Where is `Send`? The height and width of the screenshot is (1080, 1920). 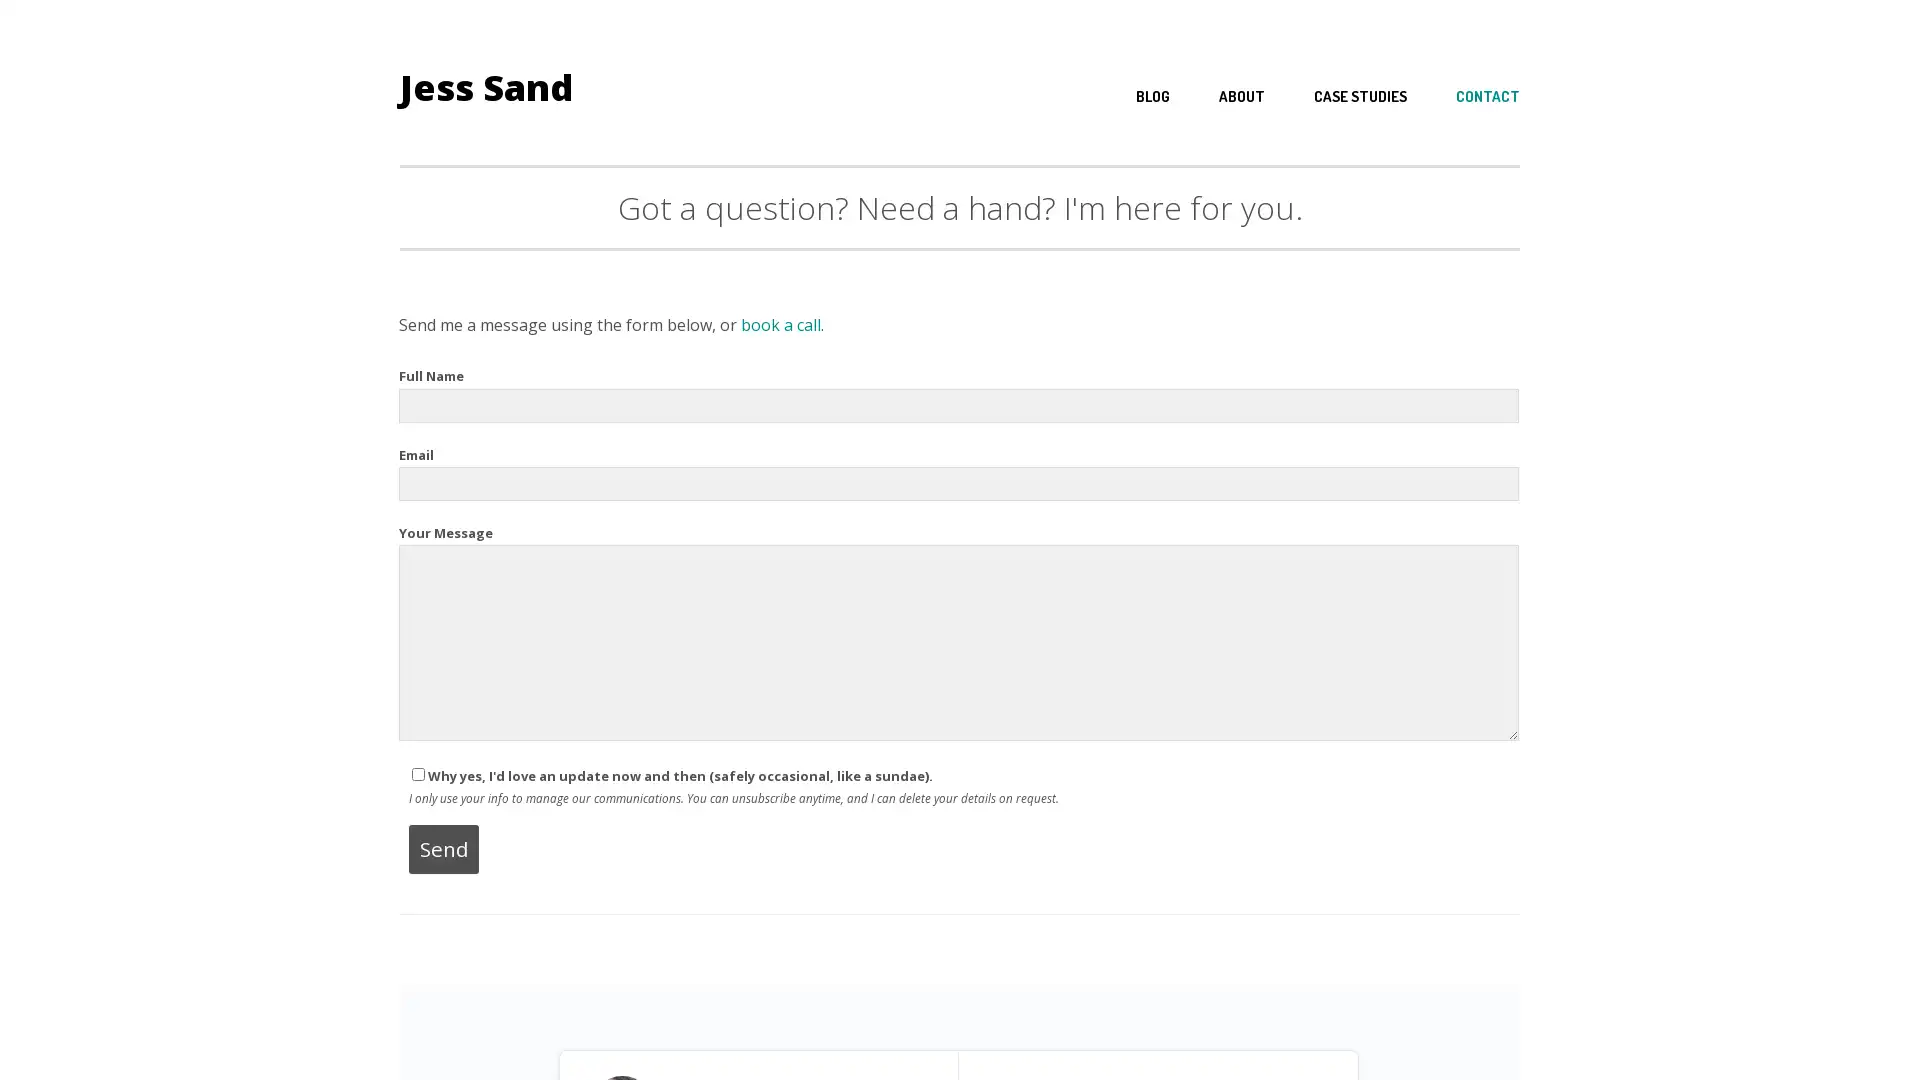 Send is located at coordinates (443, 848).